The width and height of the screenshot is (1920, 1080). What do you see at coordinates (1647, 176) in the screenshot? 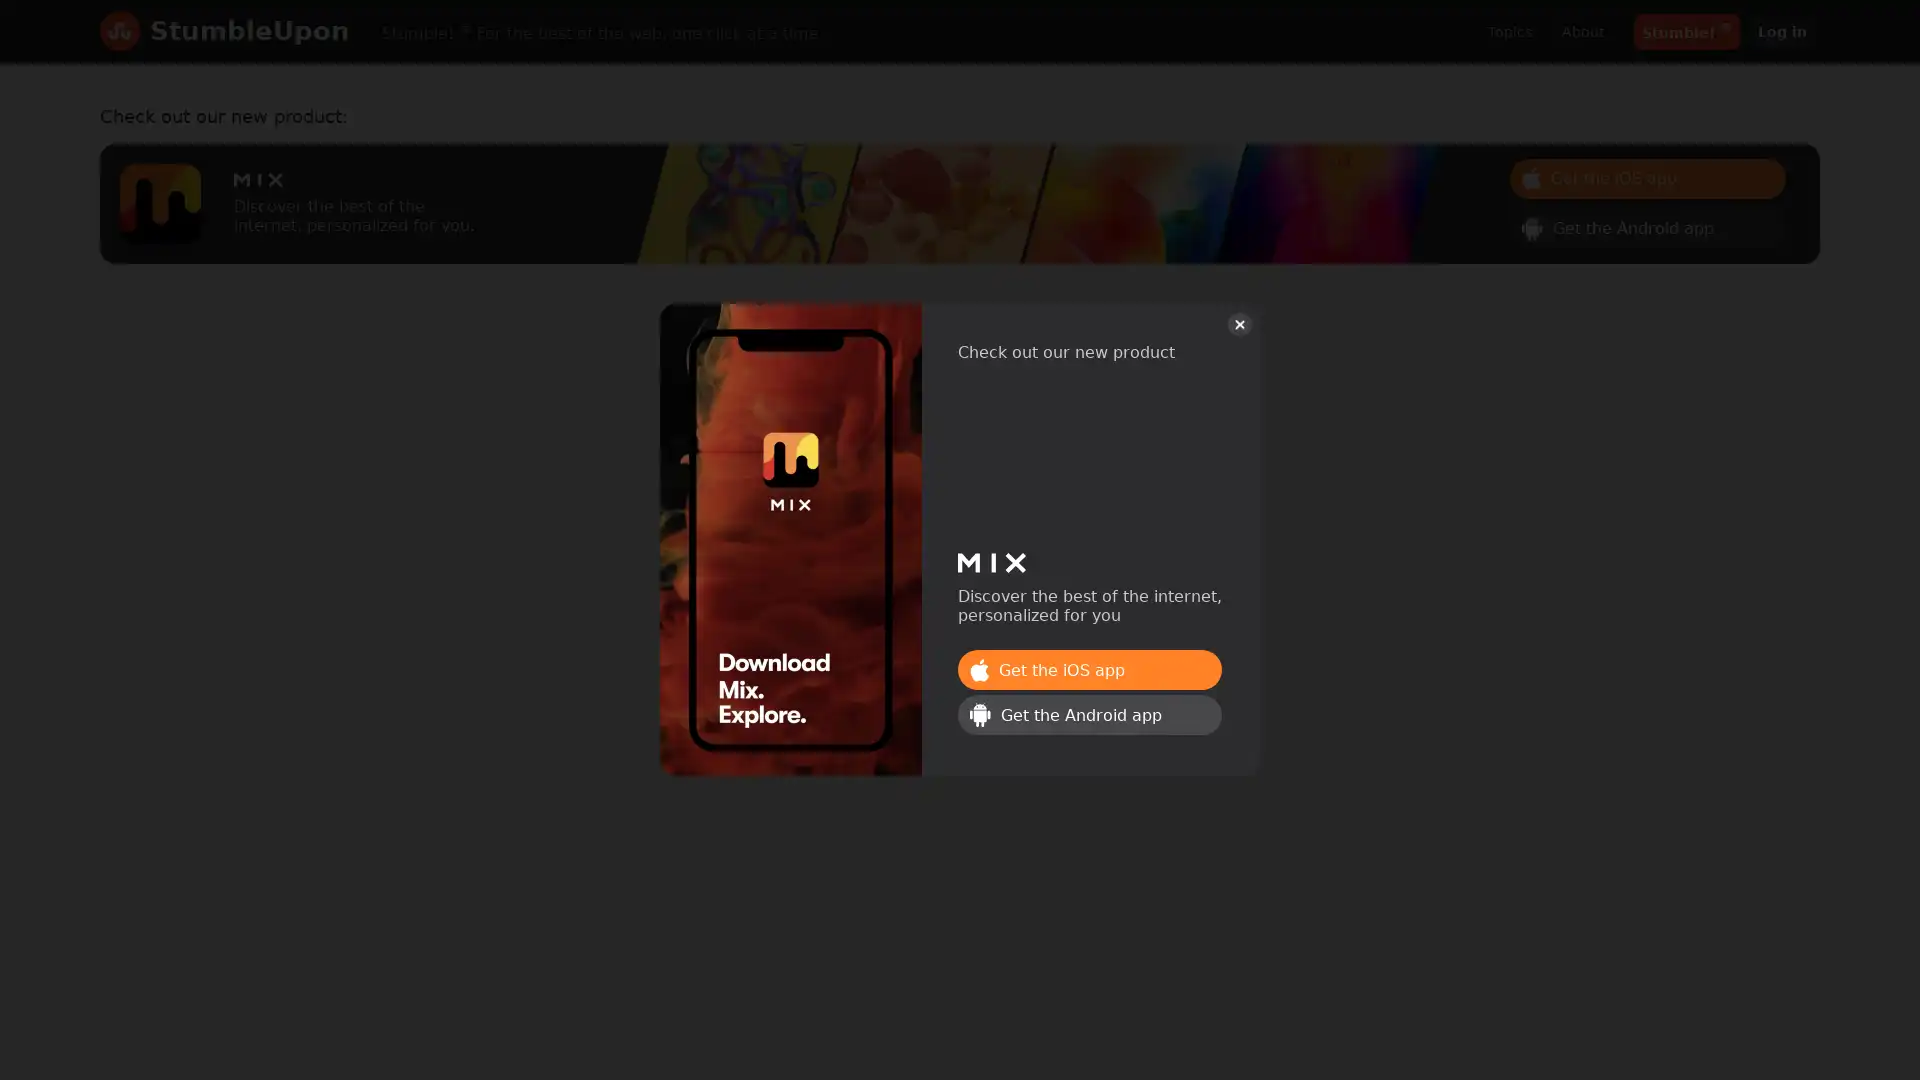
I see `Header Image 1 Get the iOS app` at bounding box center [1647, 176].